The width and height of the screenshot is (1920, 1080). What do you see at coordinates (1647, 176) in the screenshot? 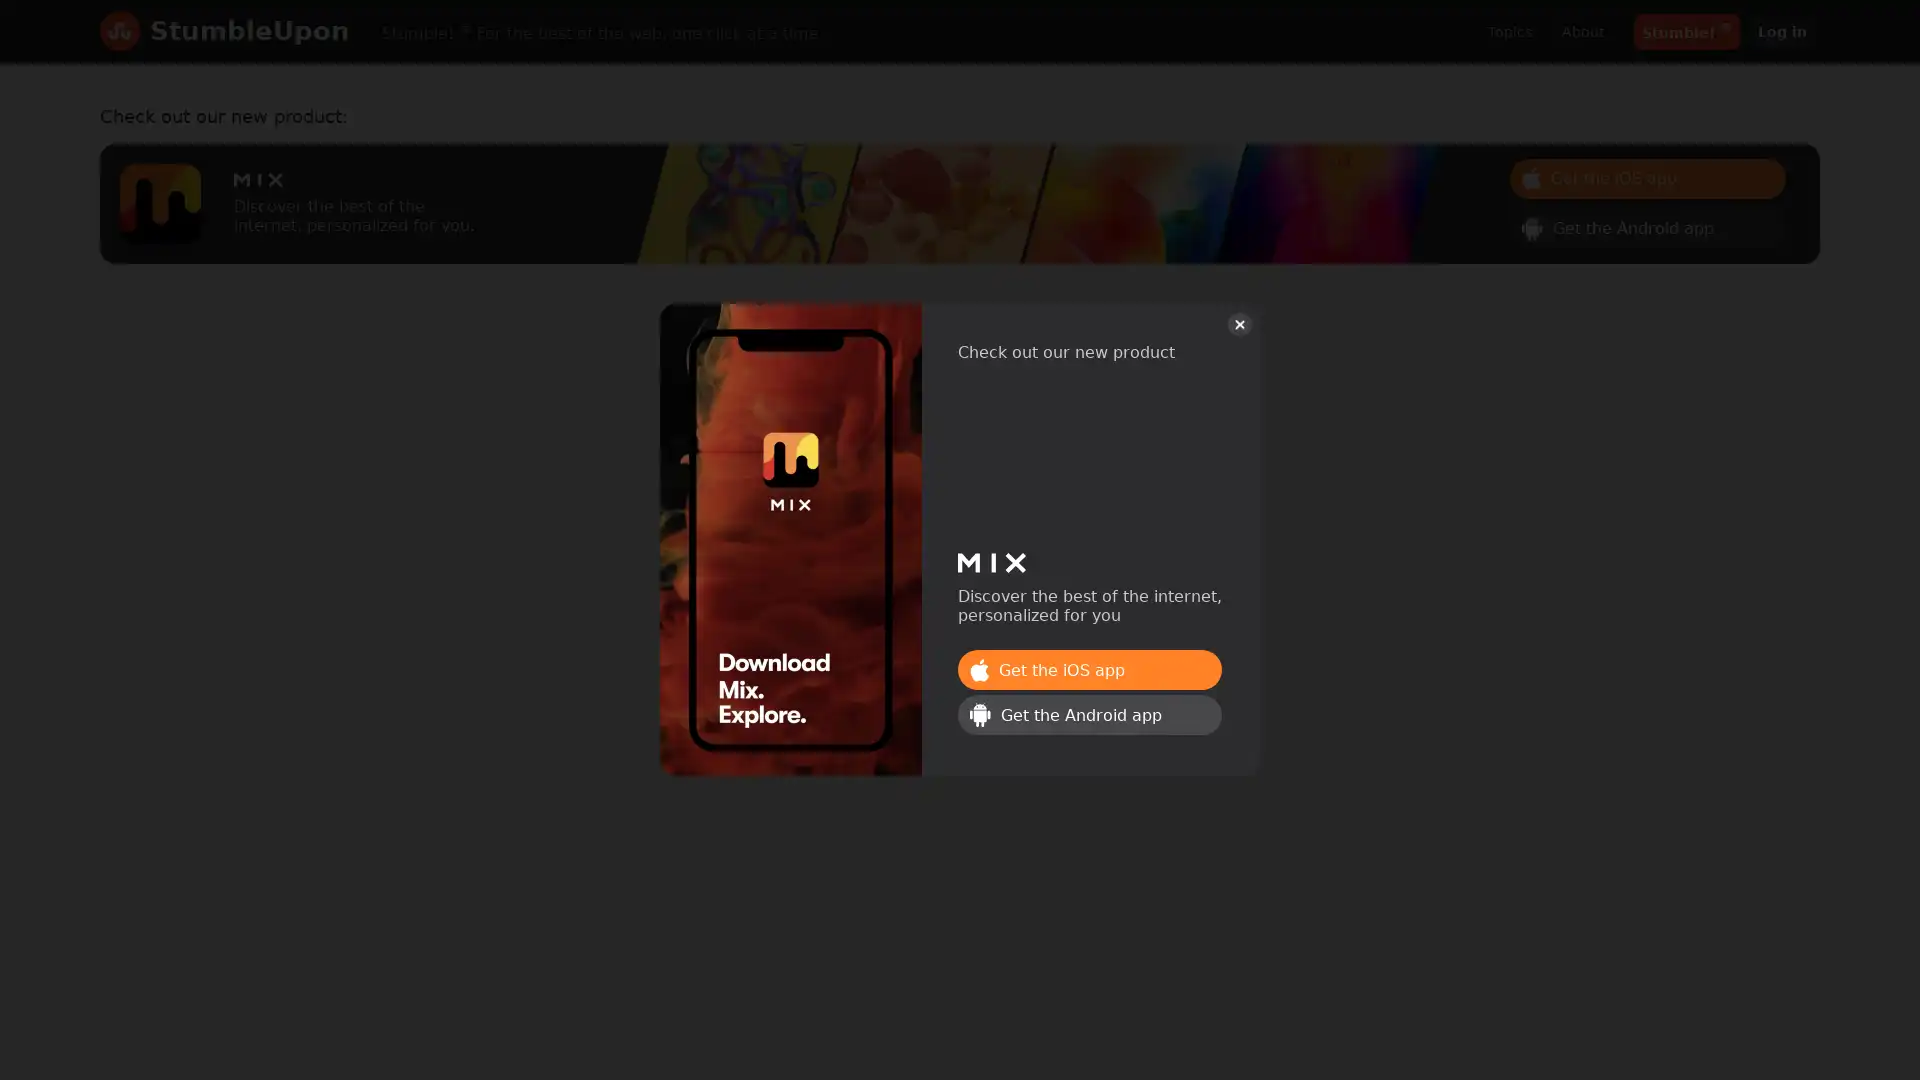
I see `Header Image 1 Get the iOS app` at bounding box center [1647, 176].